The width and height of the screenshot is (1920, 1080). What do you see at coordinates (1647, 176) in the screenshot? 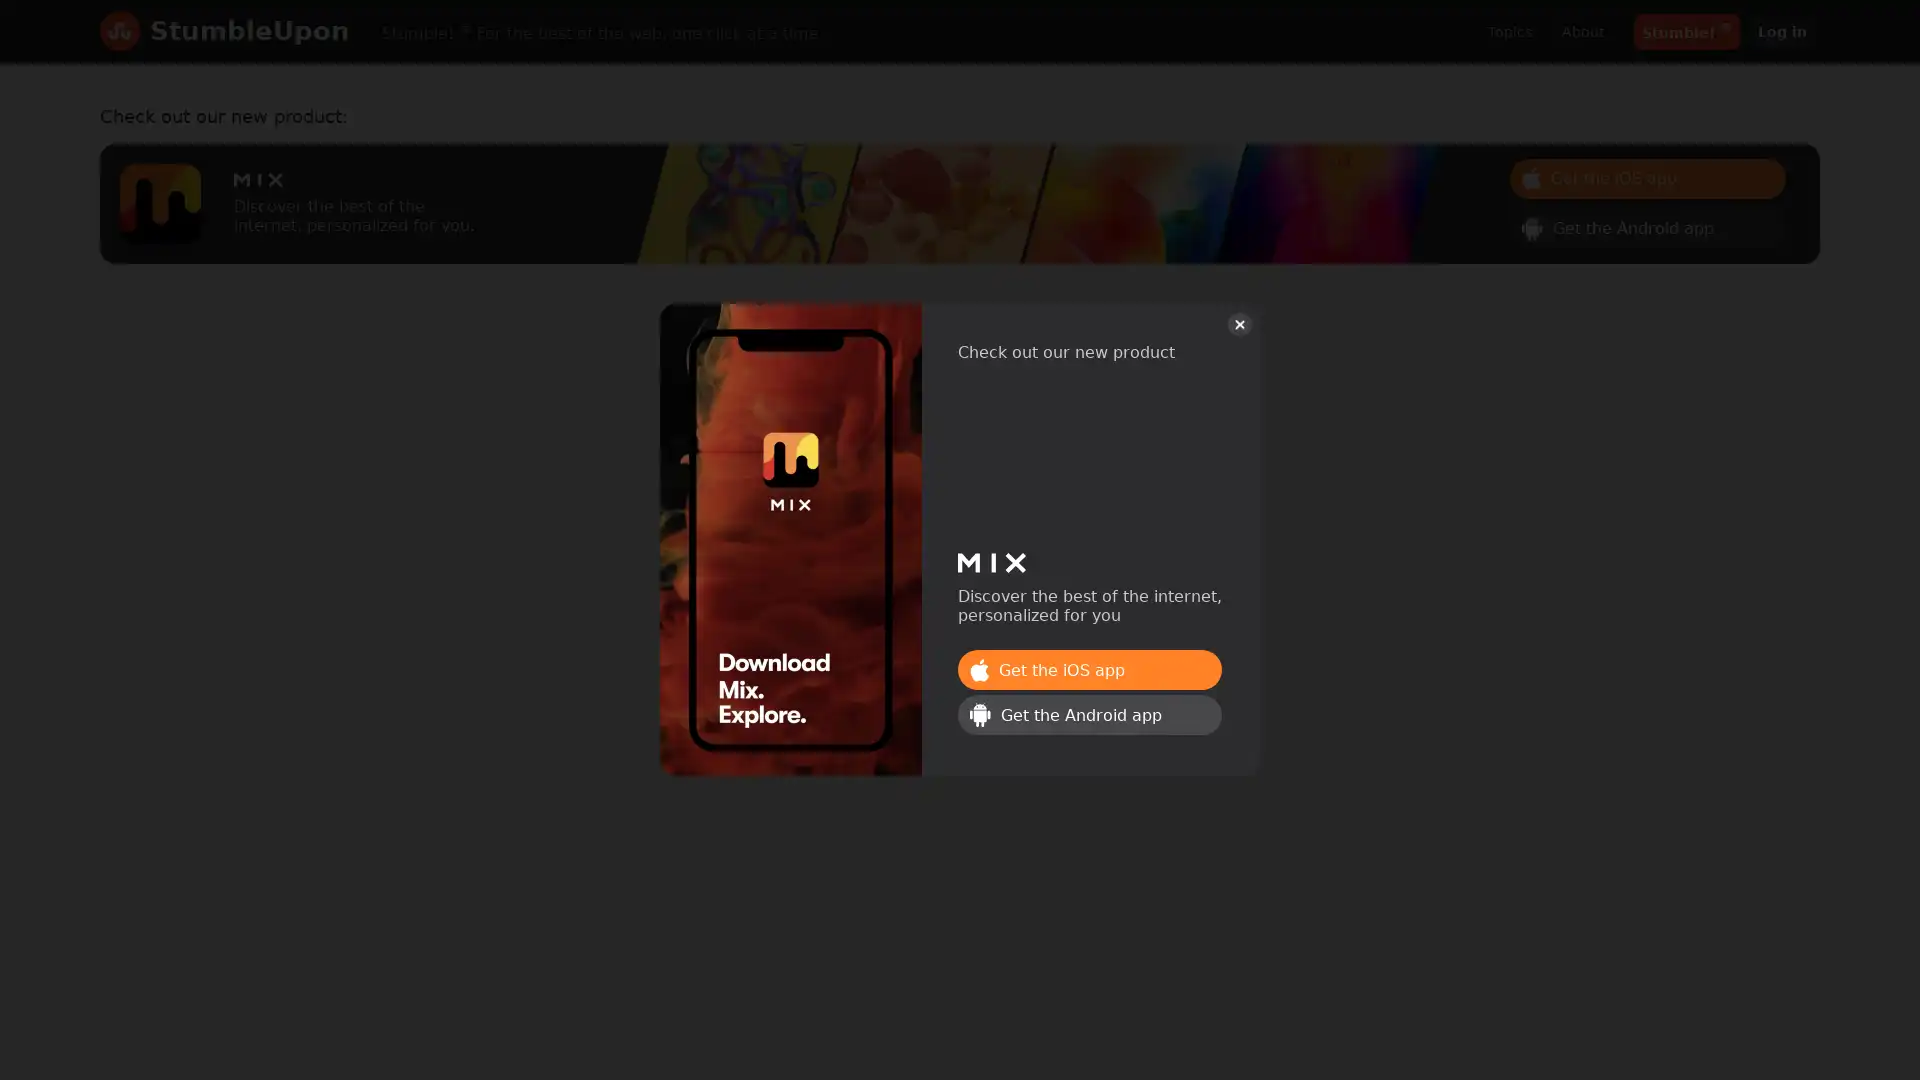
I see `Header Image 1 Get the iOS app` at bounding box center [1647, 176].